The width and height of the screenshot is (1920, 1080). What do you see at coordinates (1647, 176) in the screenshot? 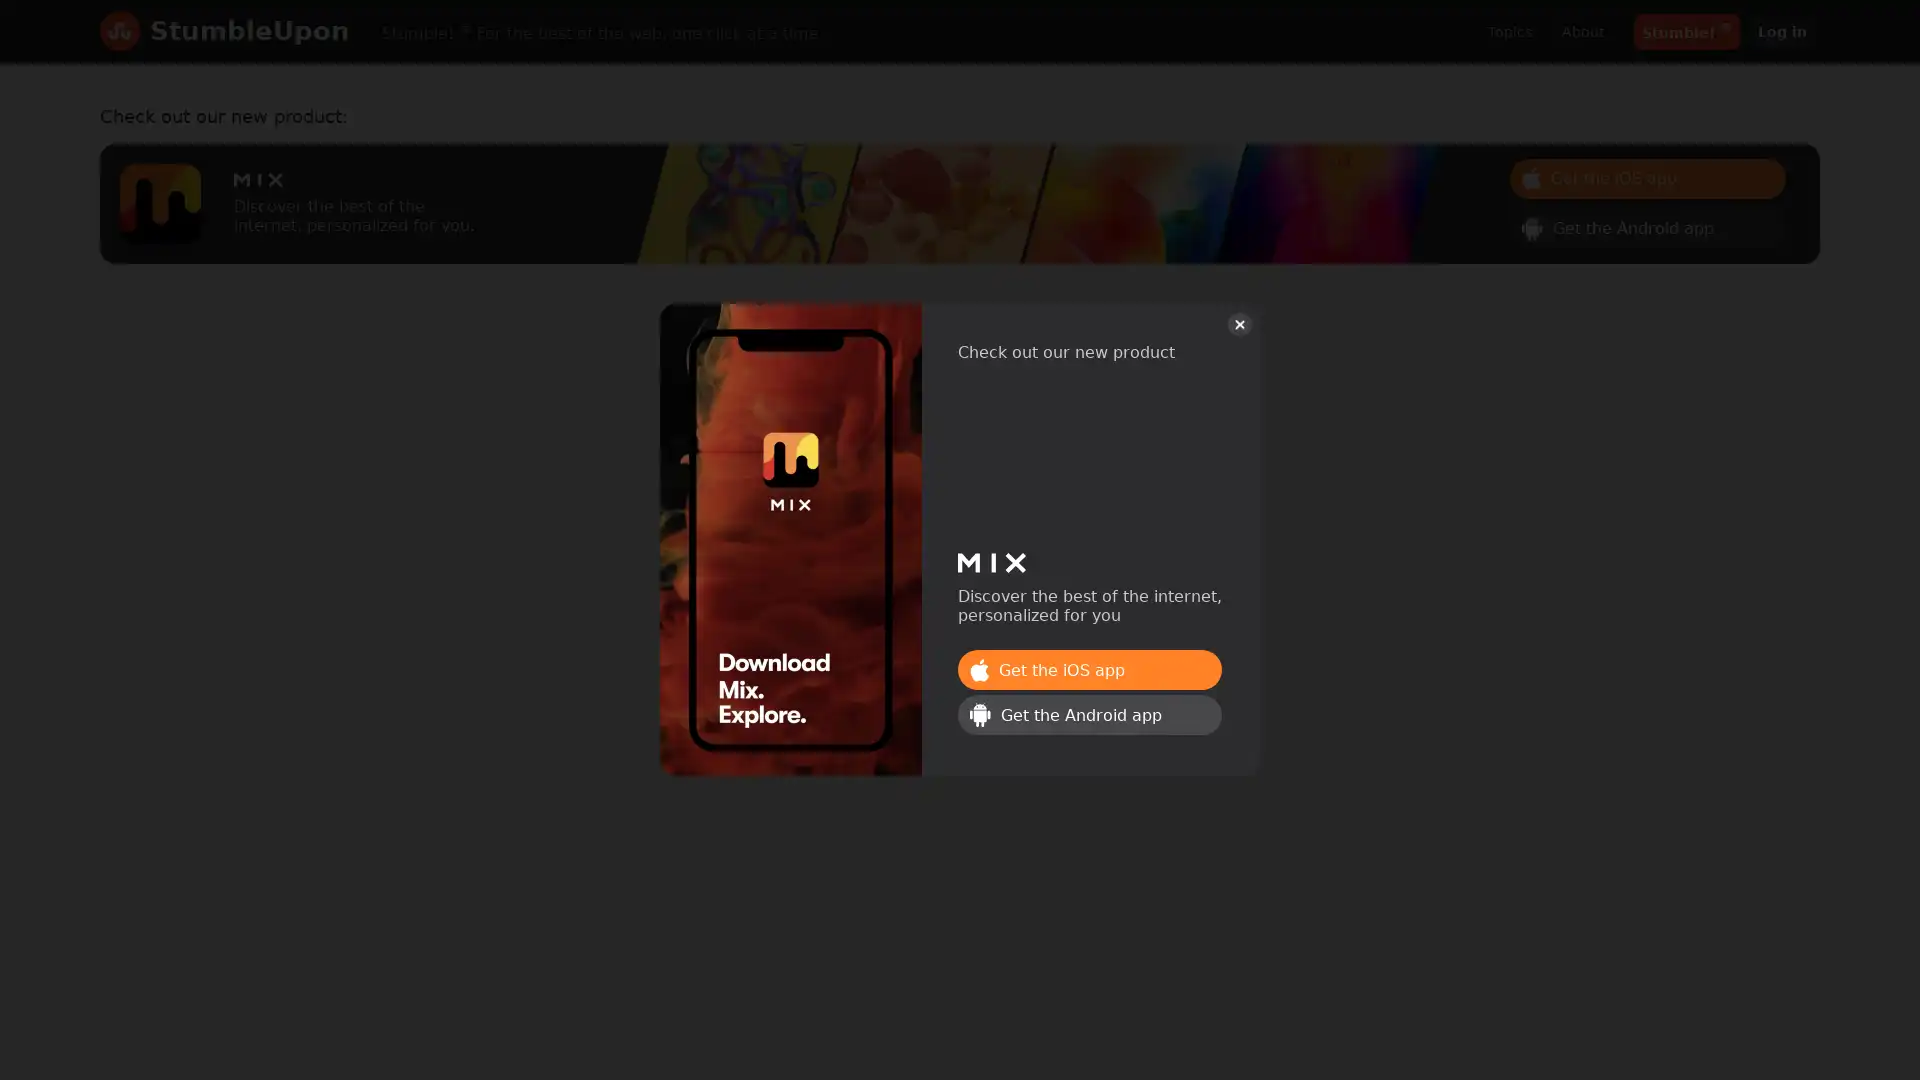
I see `Header Image 1 Get the iOS app` at bounding box center [1647, 176].